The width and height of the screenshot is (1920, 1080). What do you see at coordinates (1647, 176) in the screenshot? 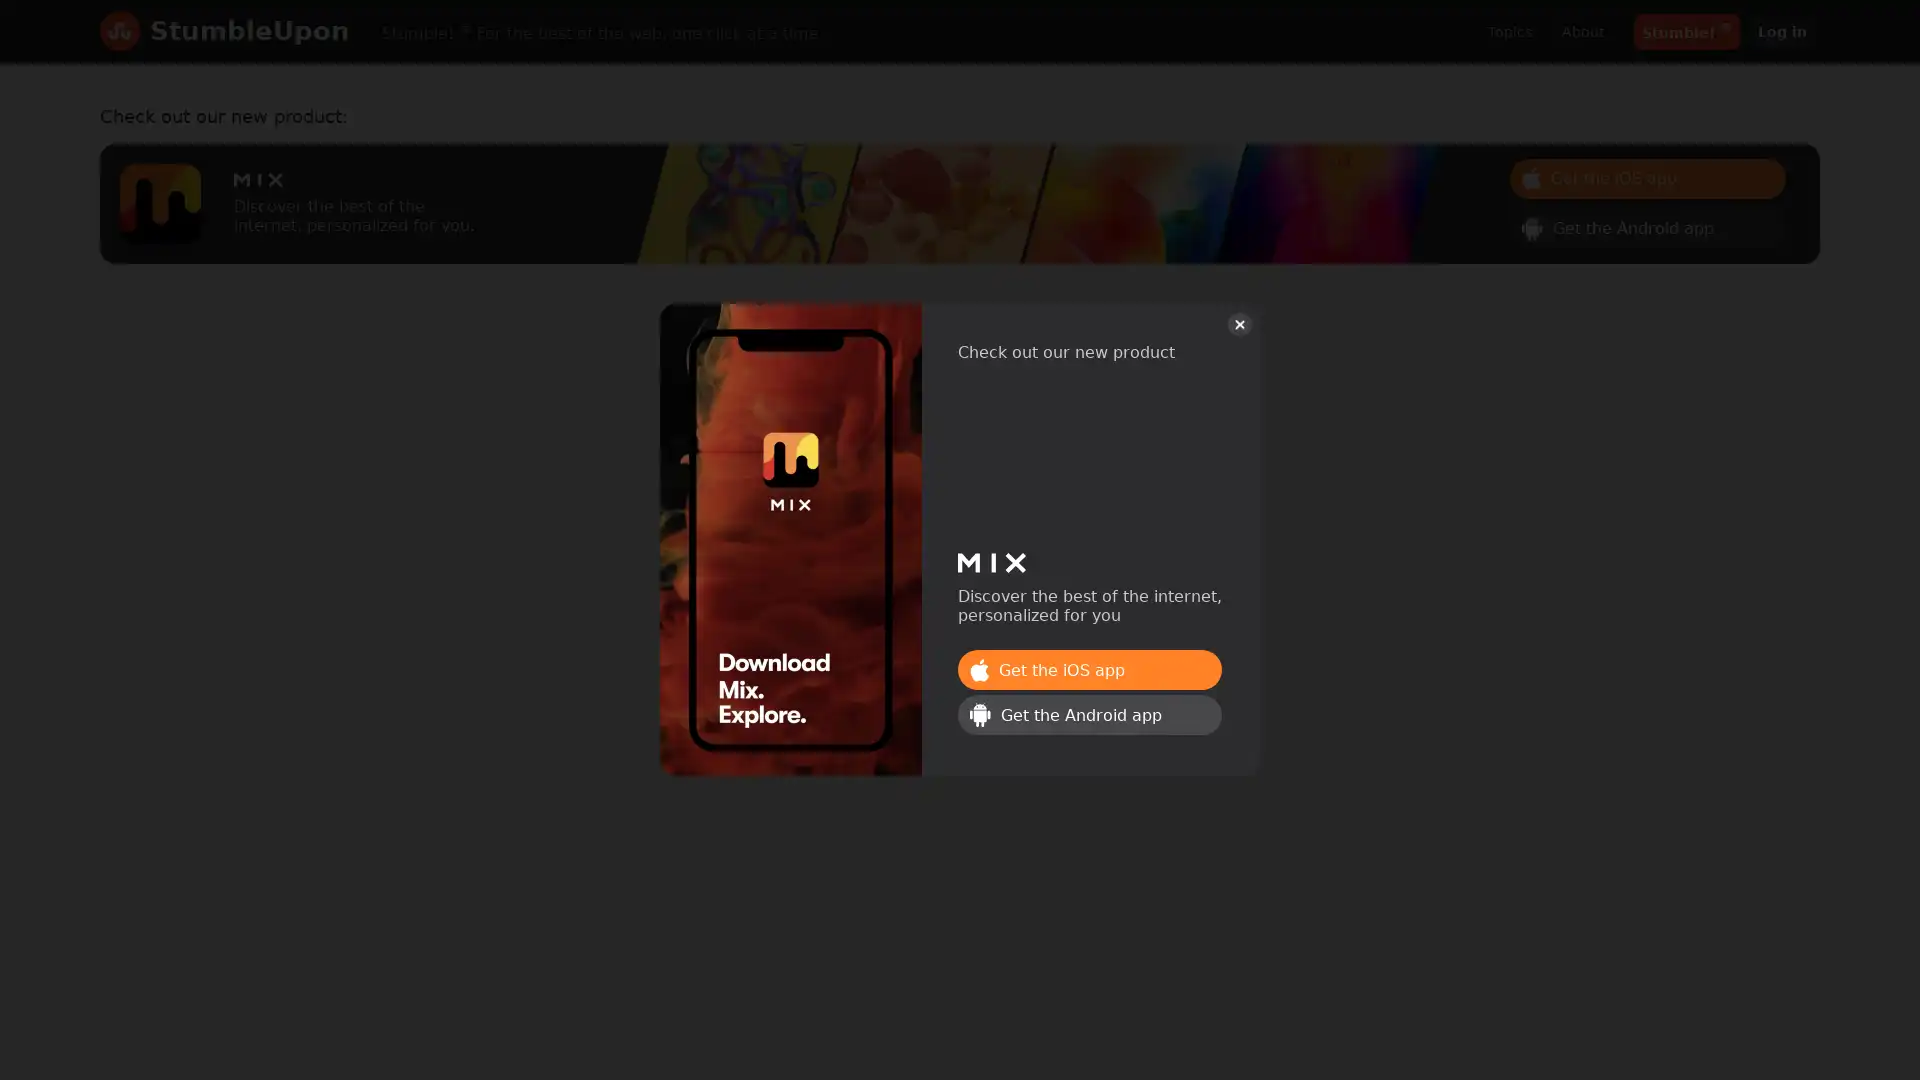
I see `Header Image 1 Get the iOS app` at bounding box center [1647, 176].